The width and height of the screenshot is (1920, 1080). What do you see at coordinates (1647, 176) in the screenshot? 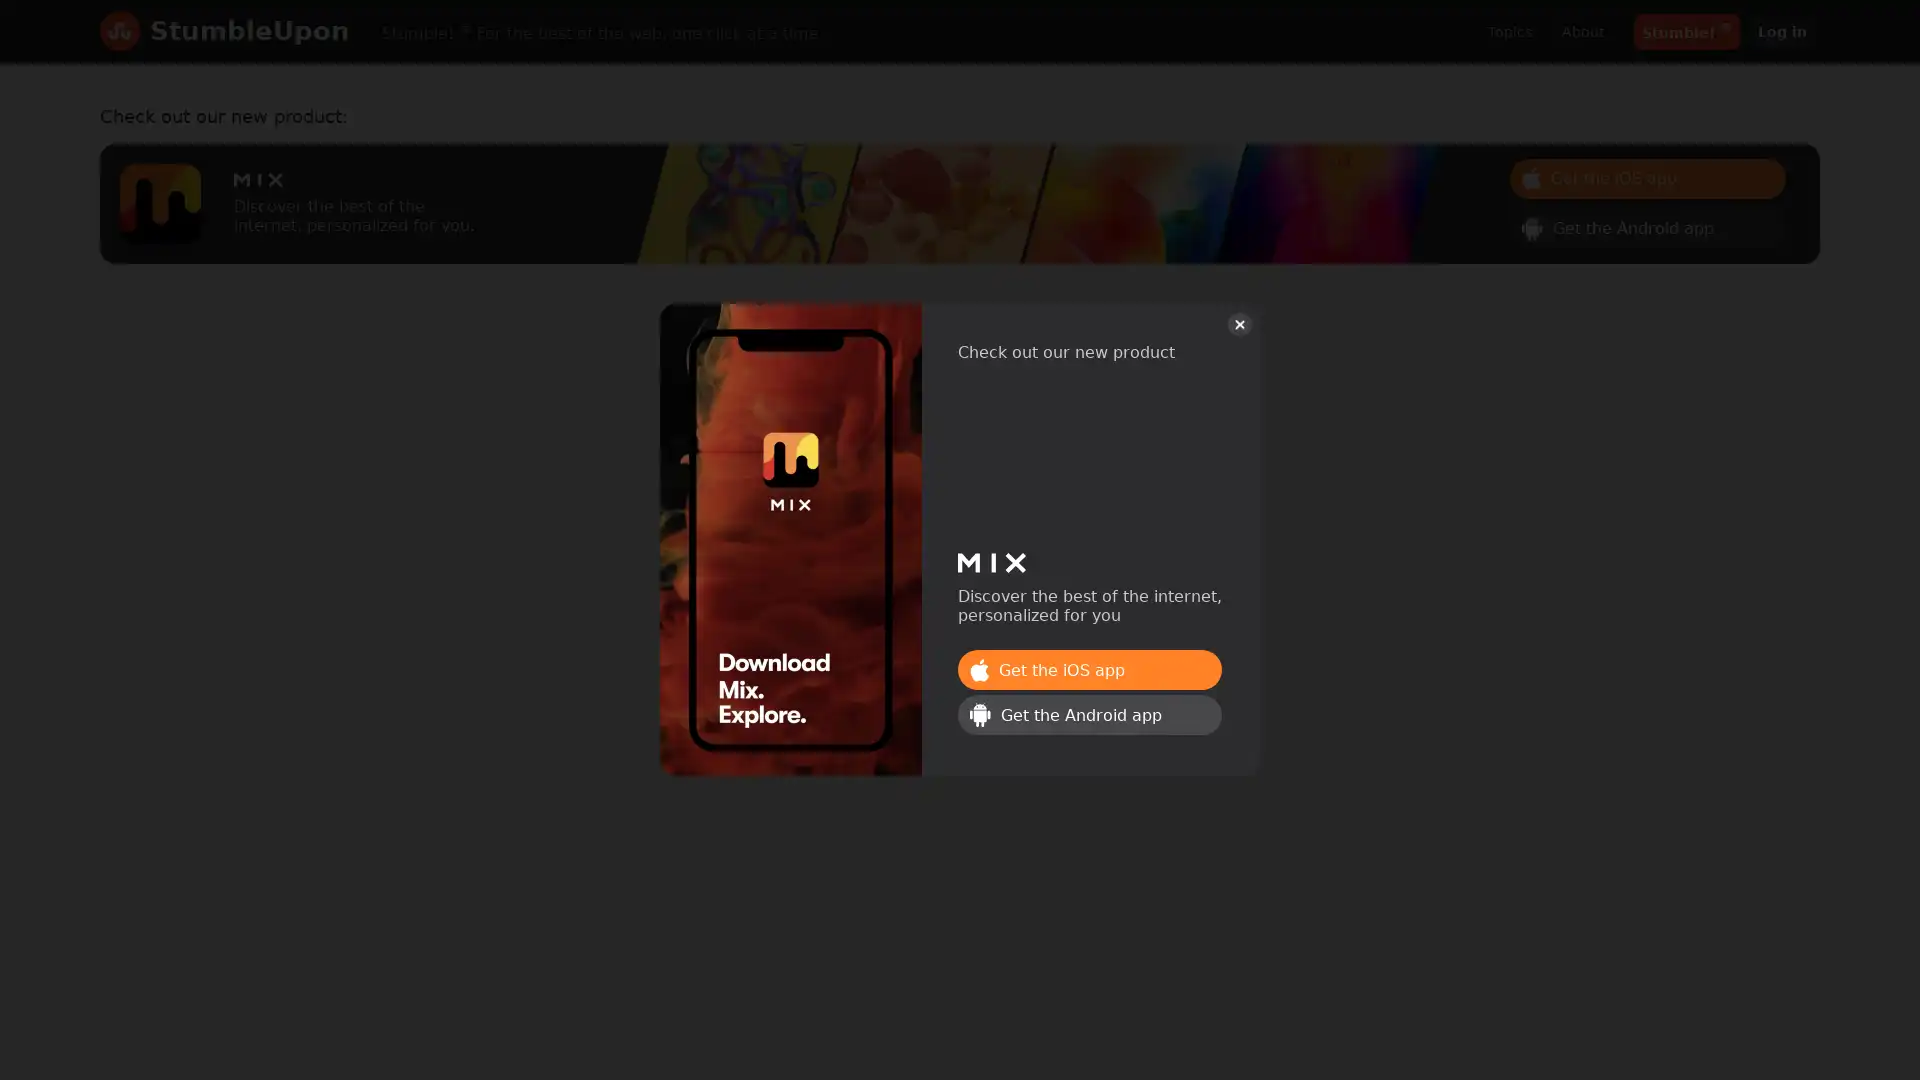
I see `Header Image 1 Get the iOS app` at bounding box center [1647, 176].